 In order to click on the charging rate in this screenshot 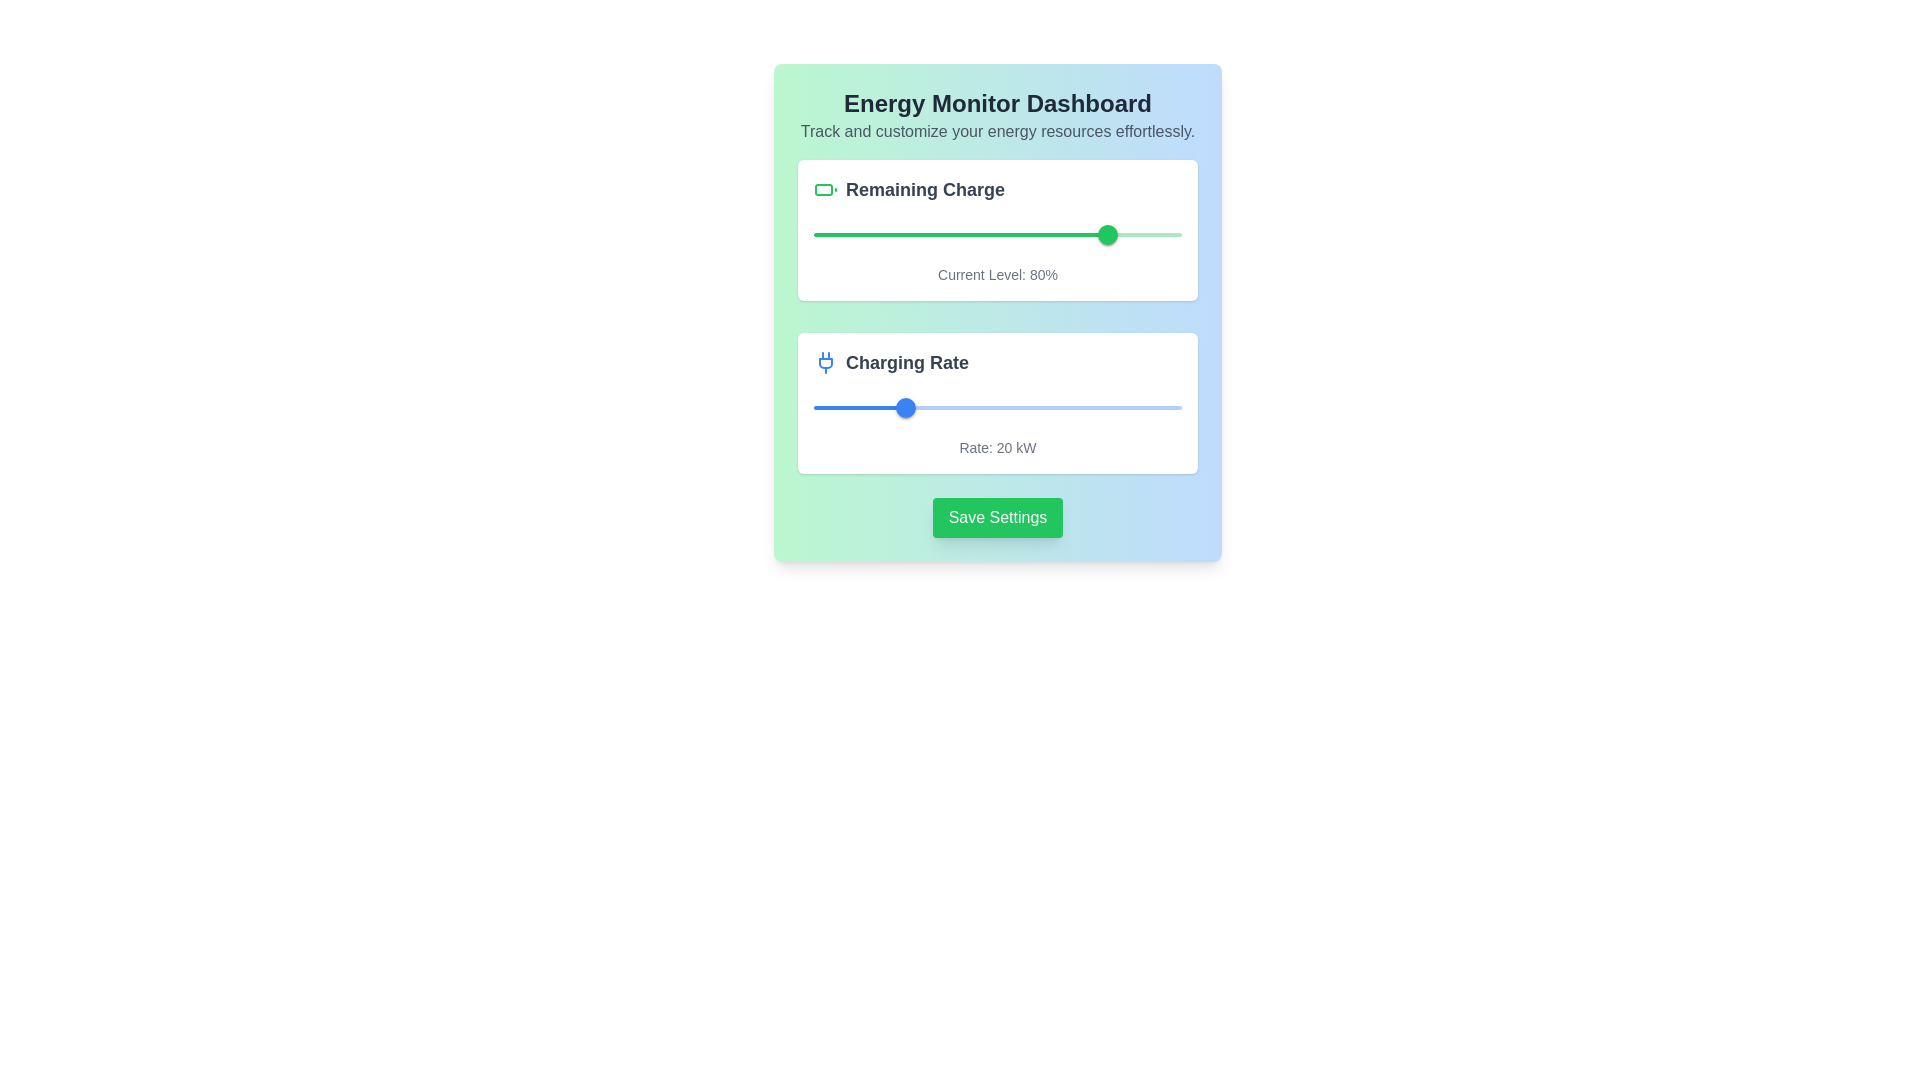, I will do `click(988, 407)`.